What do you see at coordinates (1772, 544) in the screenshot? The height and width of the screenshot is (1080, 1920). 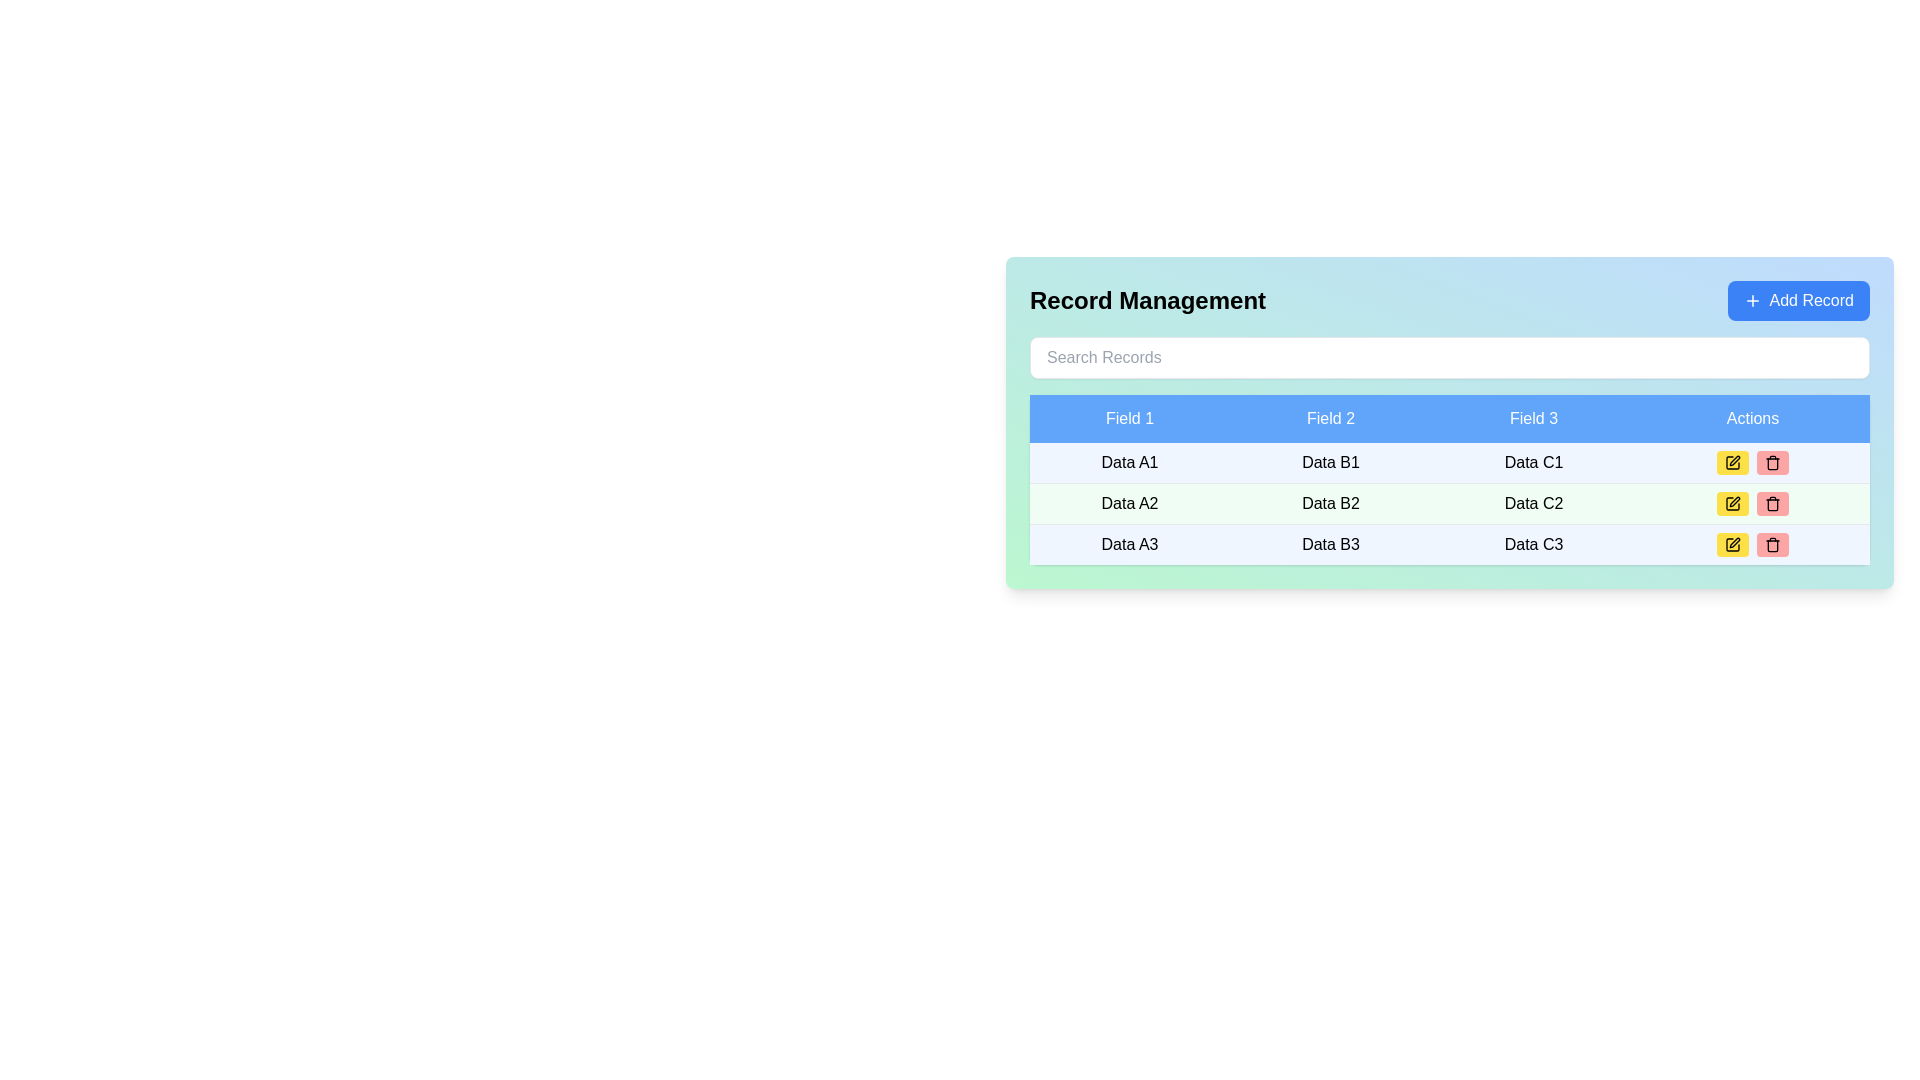 I see `the delete button, which is the third button in the 'Actions' column of the last row in the 'Record Management' table, to observe any visual changes` at bounding box center [1772, 544].